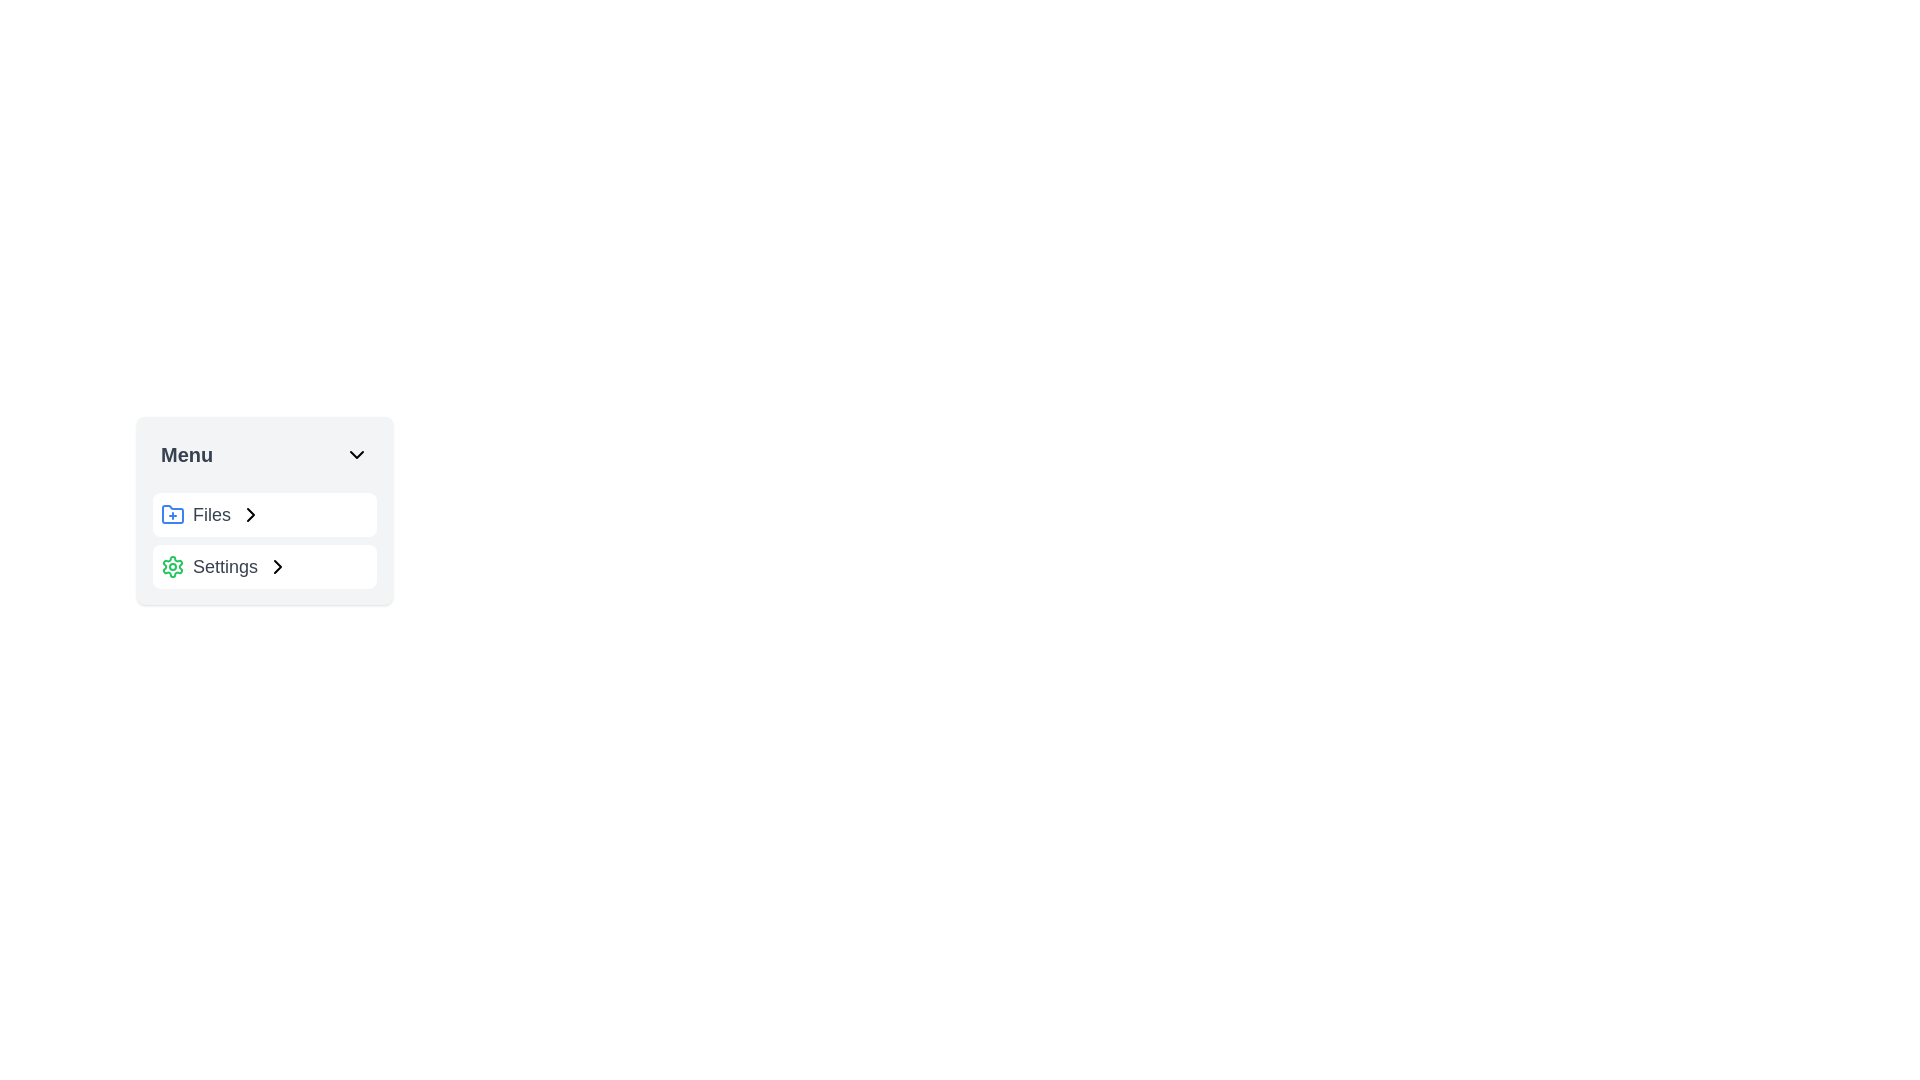 Image resolution: width=1920 pixels, height=1080 pixels. I want to click on the gear icon representing the settings option located to the left of the 'Settings' text label in the menu list, so click(172, 567).